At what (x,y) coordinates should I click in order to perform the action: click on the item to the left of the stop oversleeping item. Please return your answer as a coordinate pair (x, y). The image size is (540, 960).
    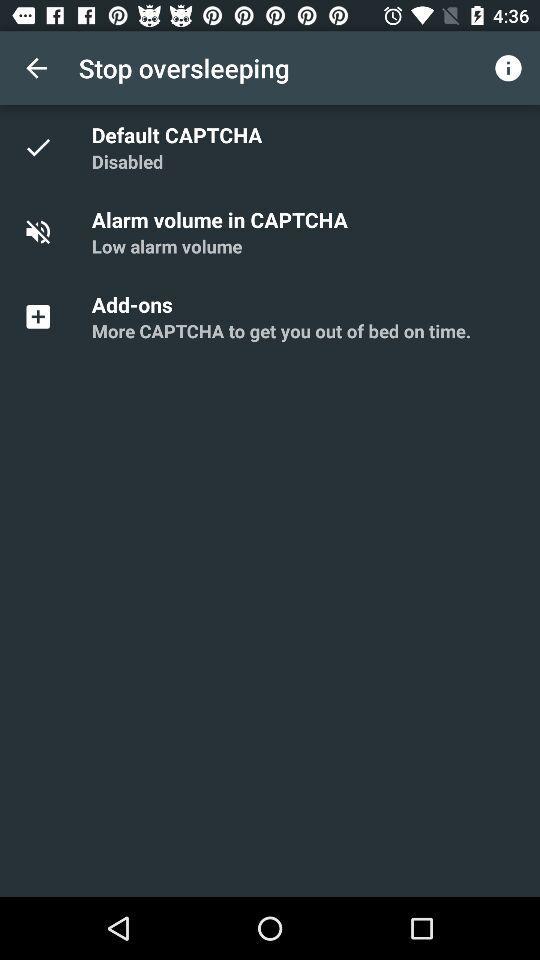
    Looking at the image, I should click on (36, 68).